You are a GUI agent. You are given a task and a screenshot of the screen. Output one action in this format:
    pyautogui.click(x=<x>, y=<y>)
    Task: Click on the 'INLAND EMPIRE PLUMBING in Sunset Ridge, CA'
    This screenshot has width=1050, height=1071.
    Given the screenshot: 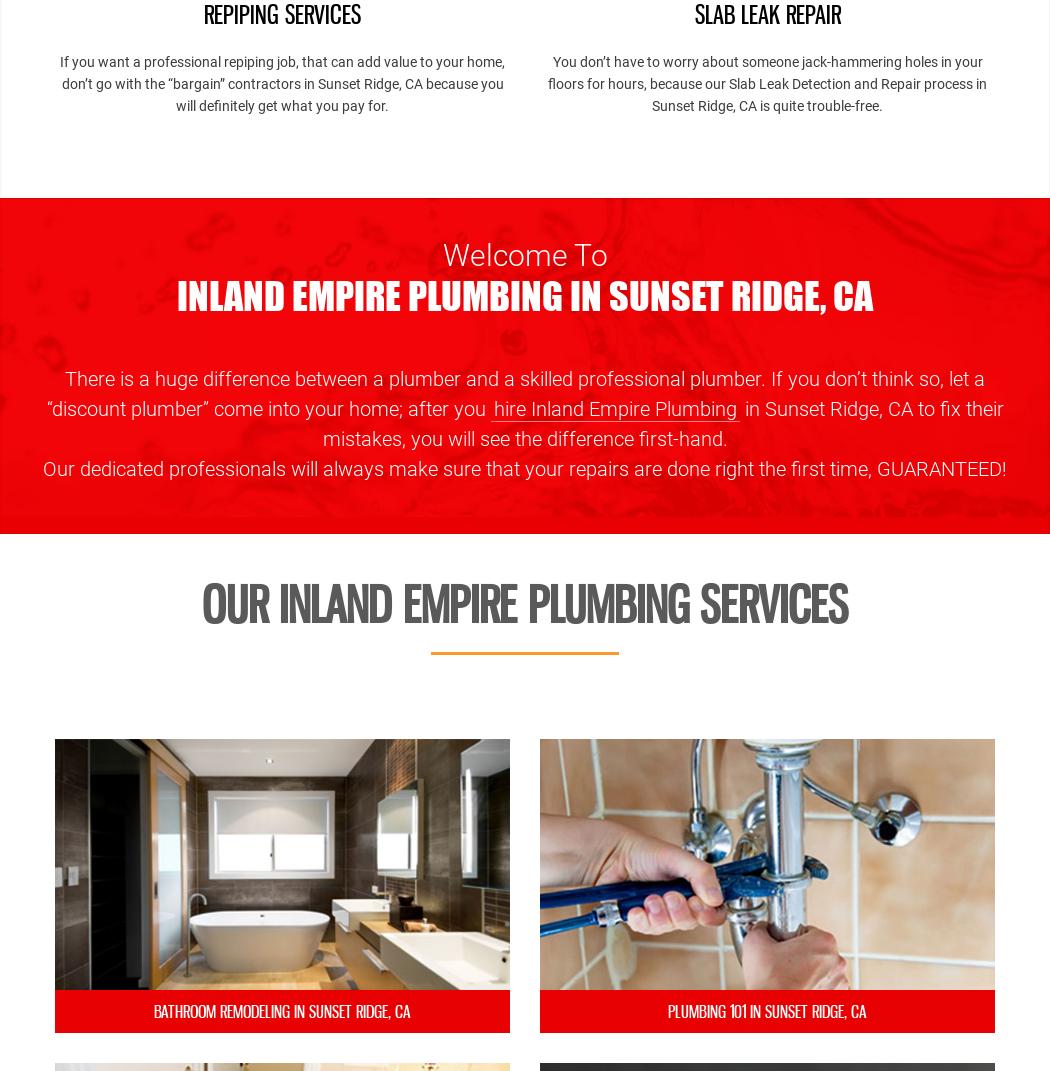 What is the action you would take?
    pyautogui.click(x=525, y=294)
    